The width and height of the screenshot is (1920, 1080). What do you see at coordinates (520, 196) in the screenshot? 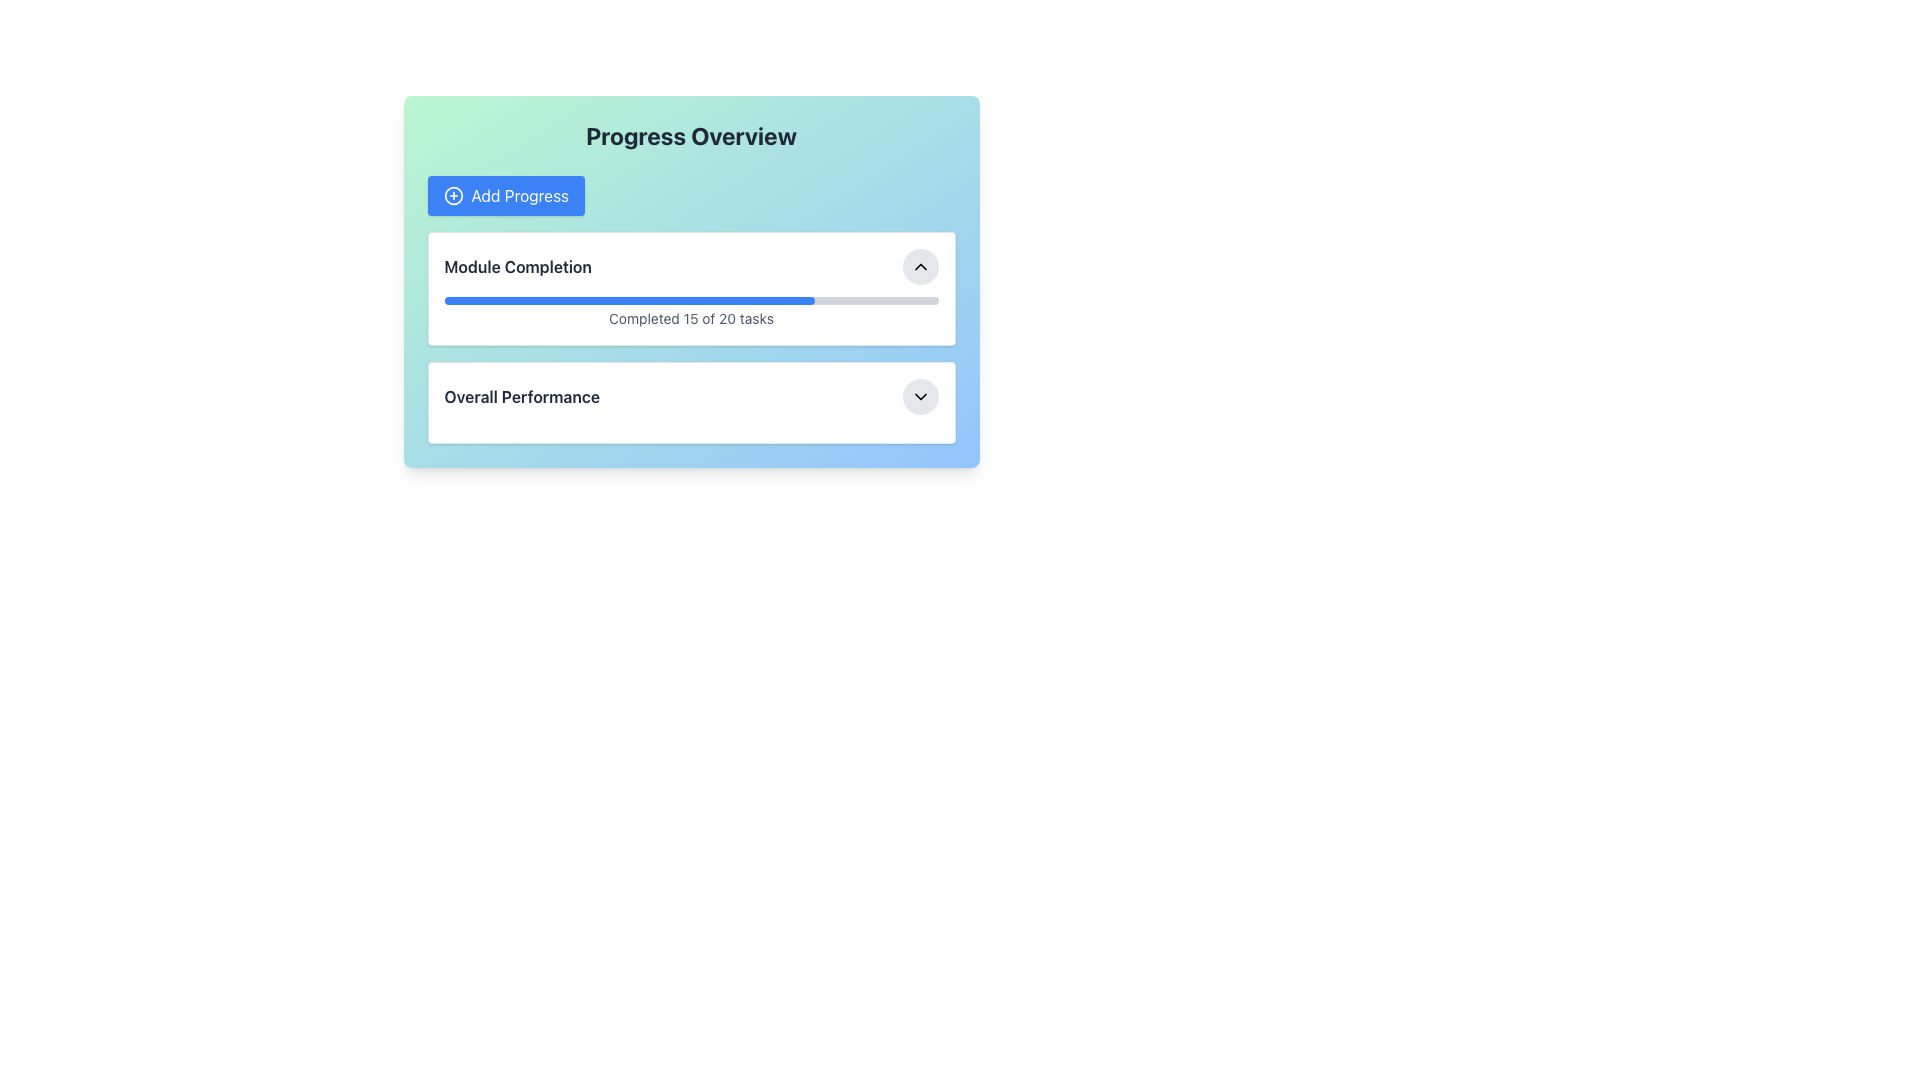
I see `the Text Label that is part of the button for managing progress actions, located to the right of the plus icon in the 'Progress Overview' card` at bounding box center [520, 196].